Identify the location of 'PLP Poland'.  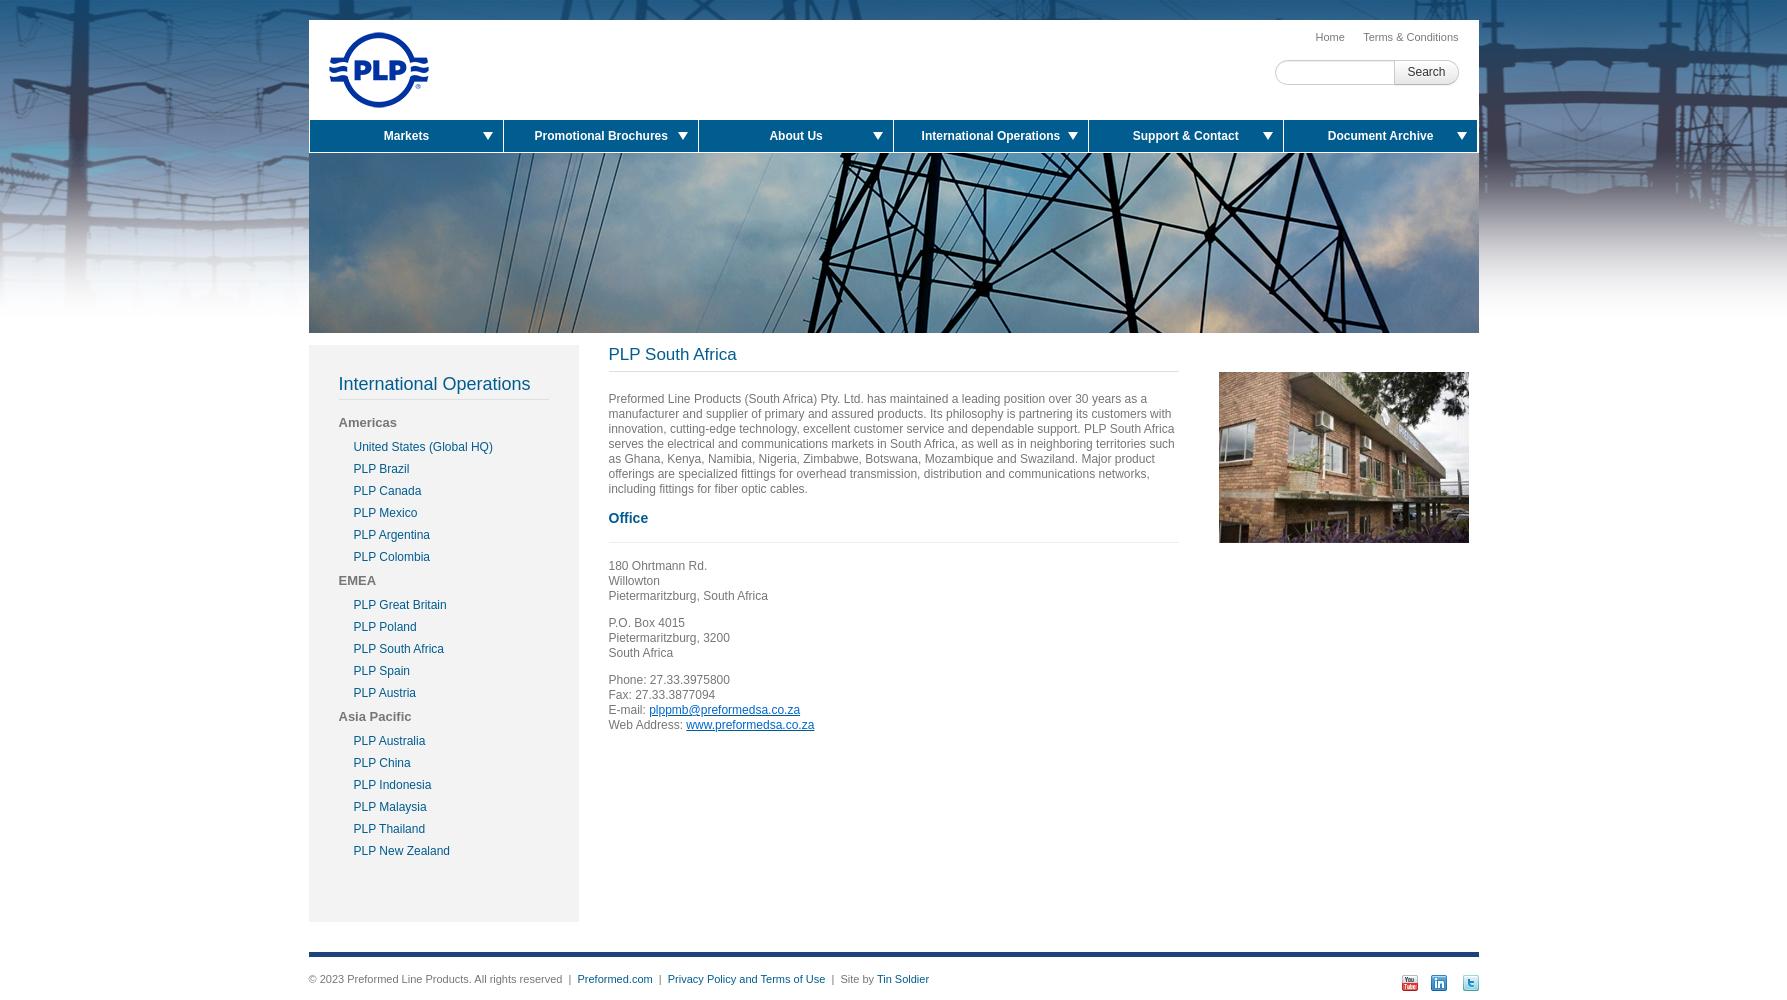
(384, 627).